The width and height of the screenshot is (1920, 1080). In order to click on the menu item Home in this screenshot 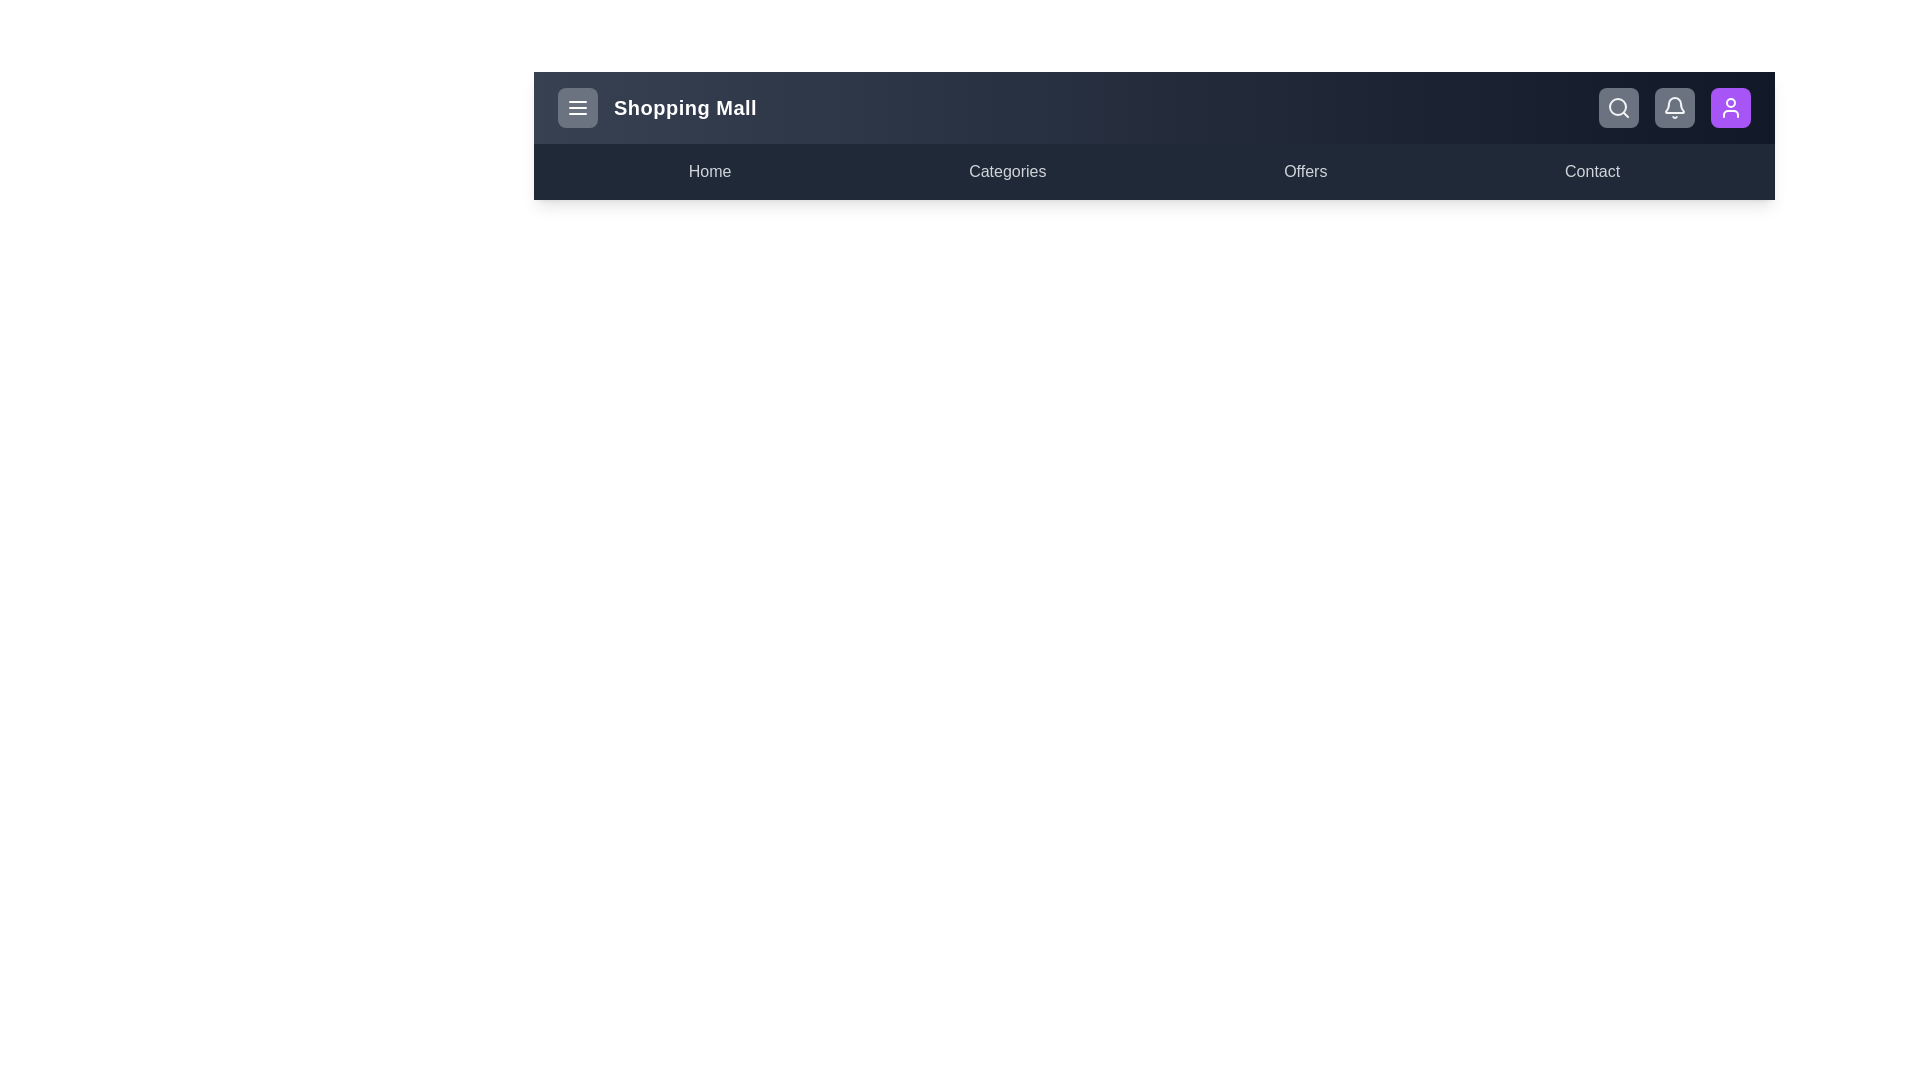, I will do `click(710, 171)`.